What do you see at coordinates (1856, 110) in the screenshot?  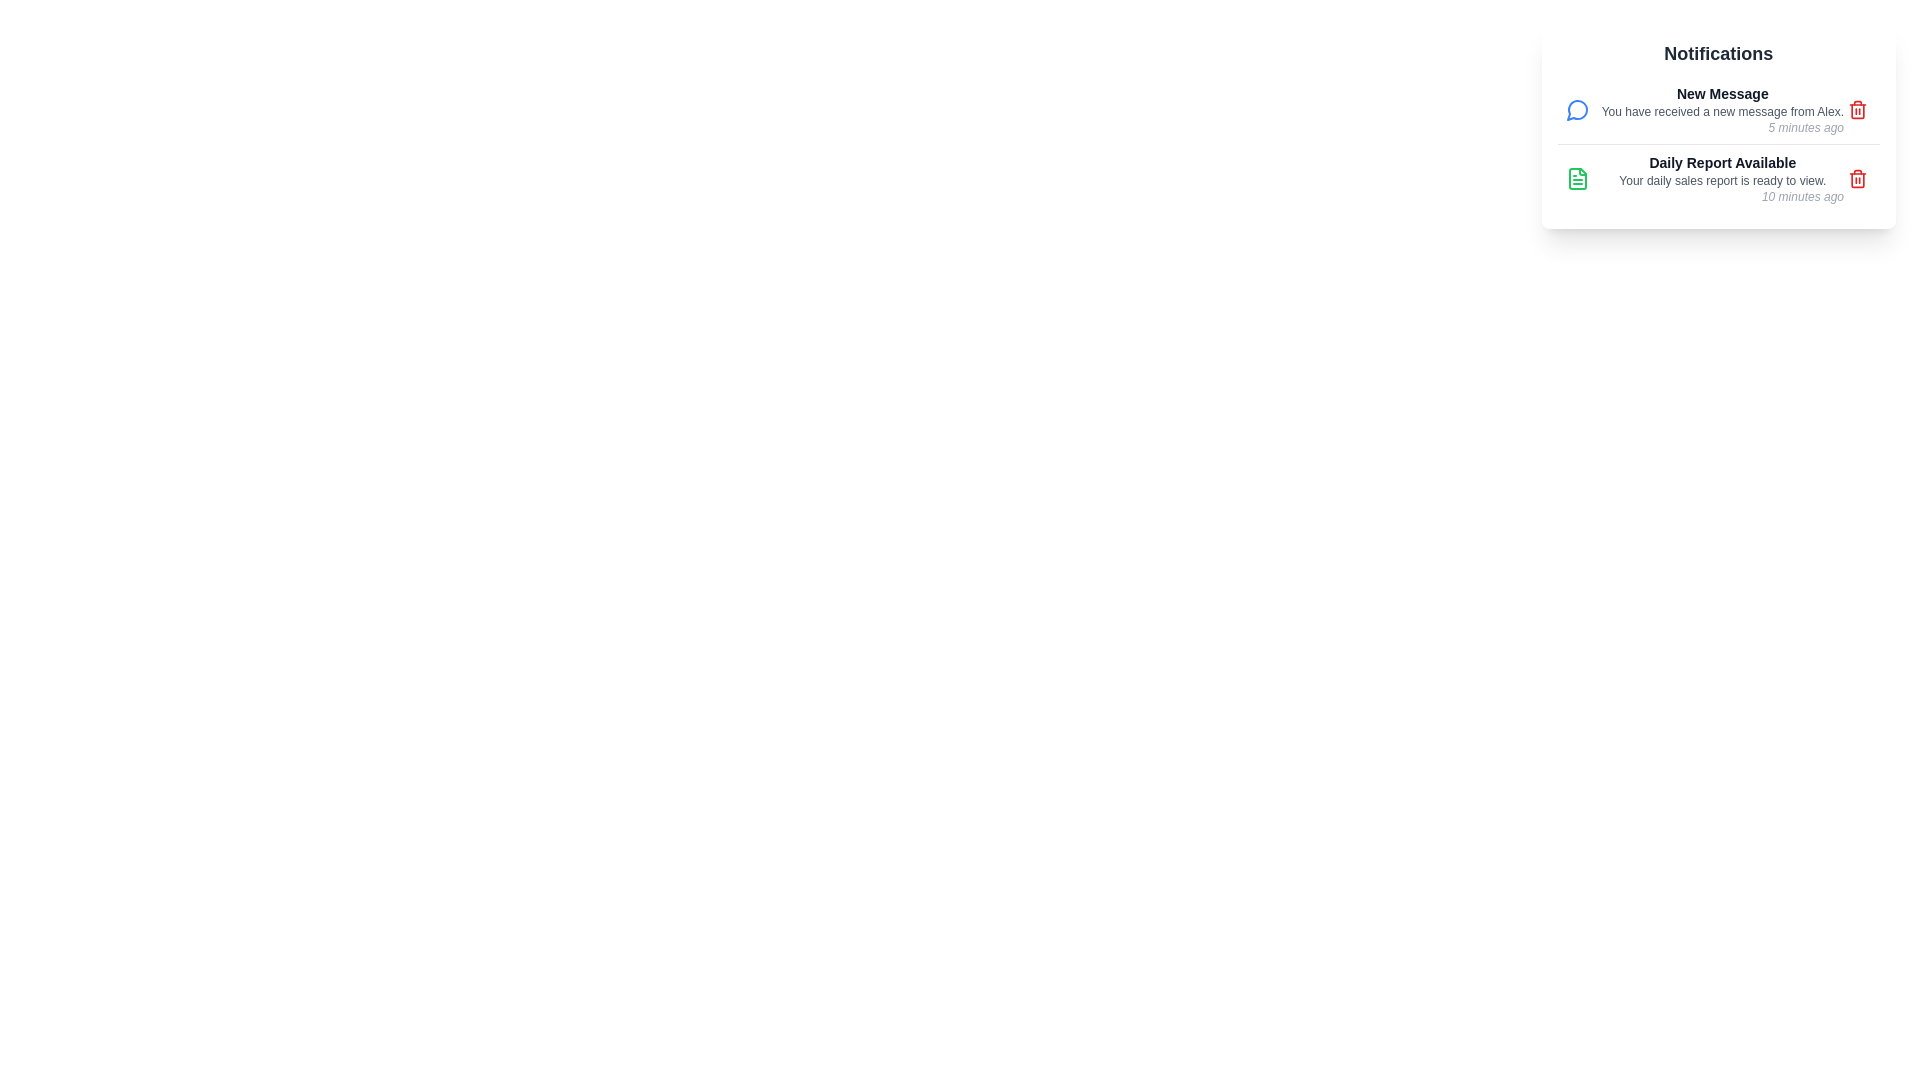 I see `delete button for the notification titled 'New Message'` at bounding box center [1856, 110].